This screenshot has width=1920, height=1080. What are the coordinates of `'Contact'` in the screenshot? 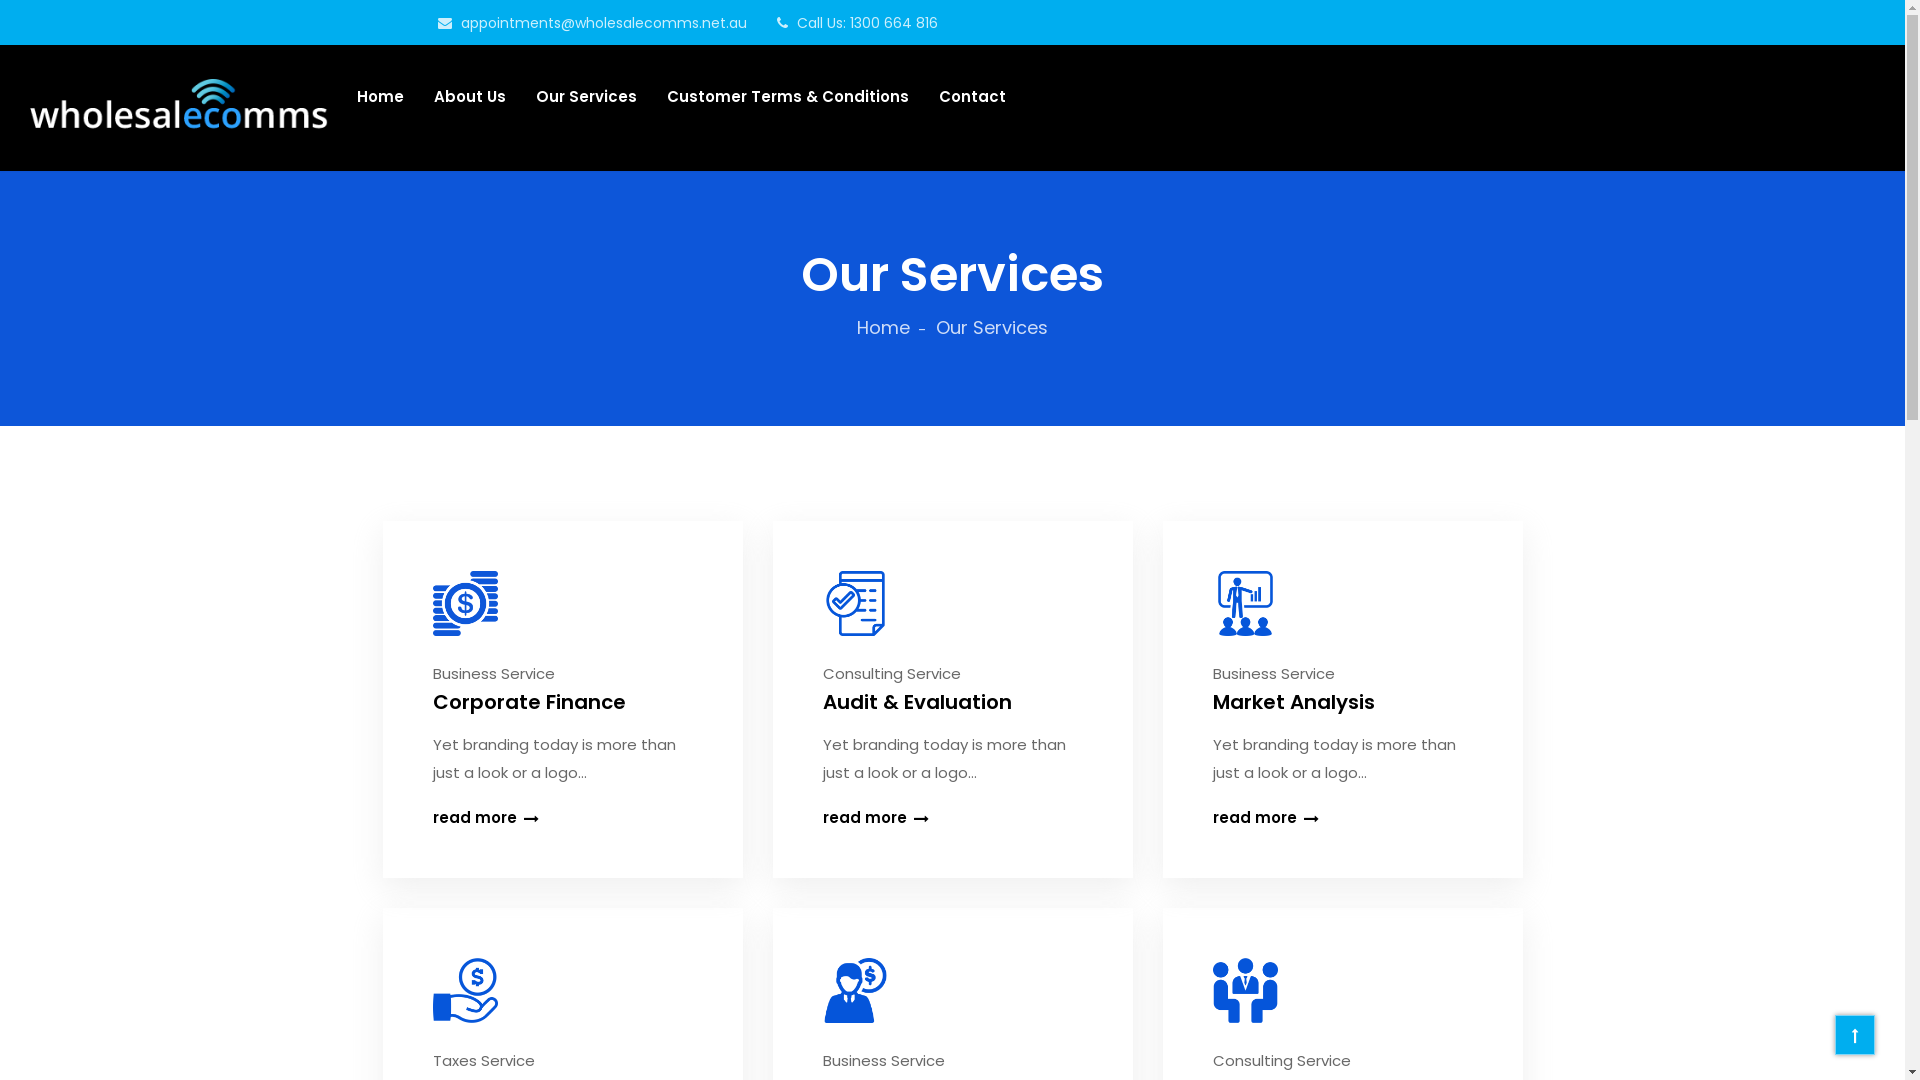 It's located at (972, 96).